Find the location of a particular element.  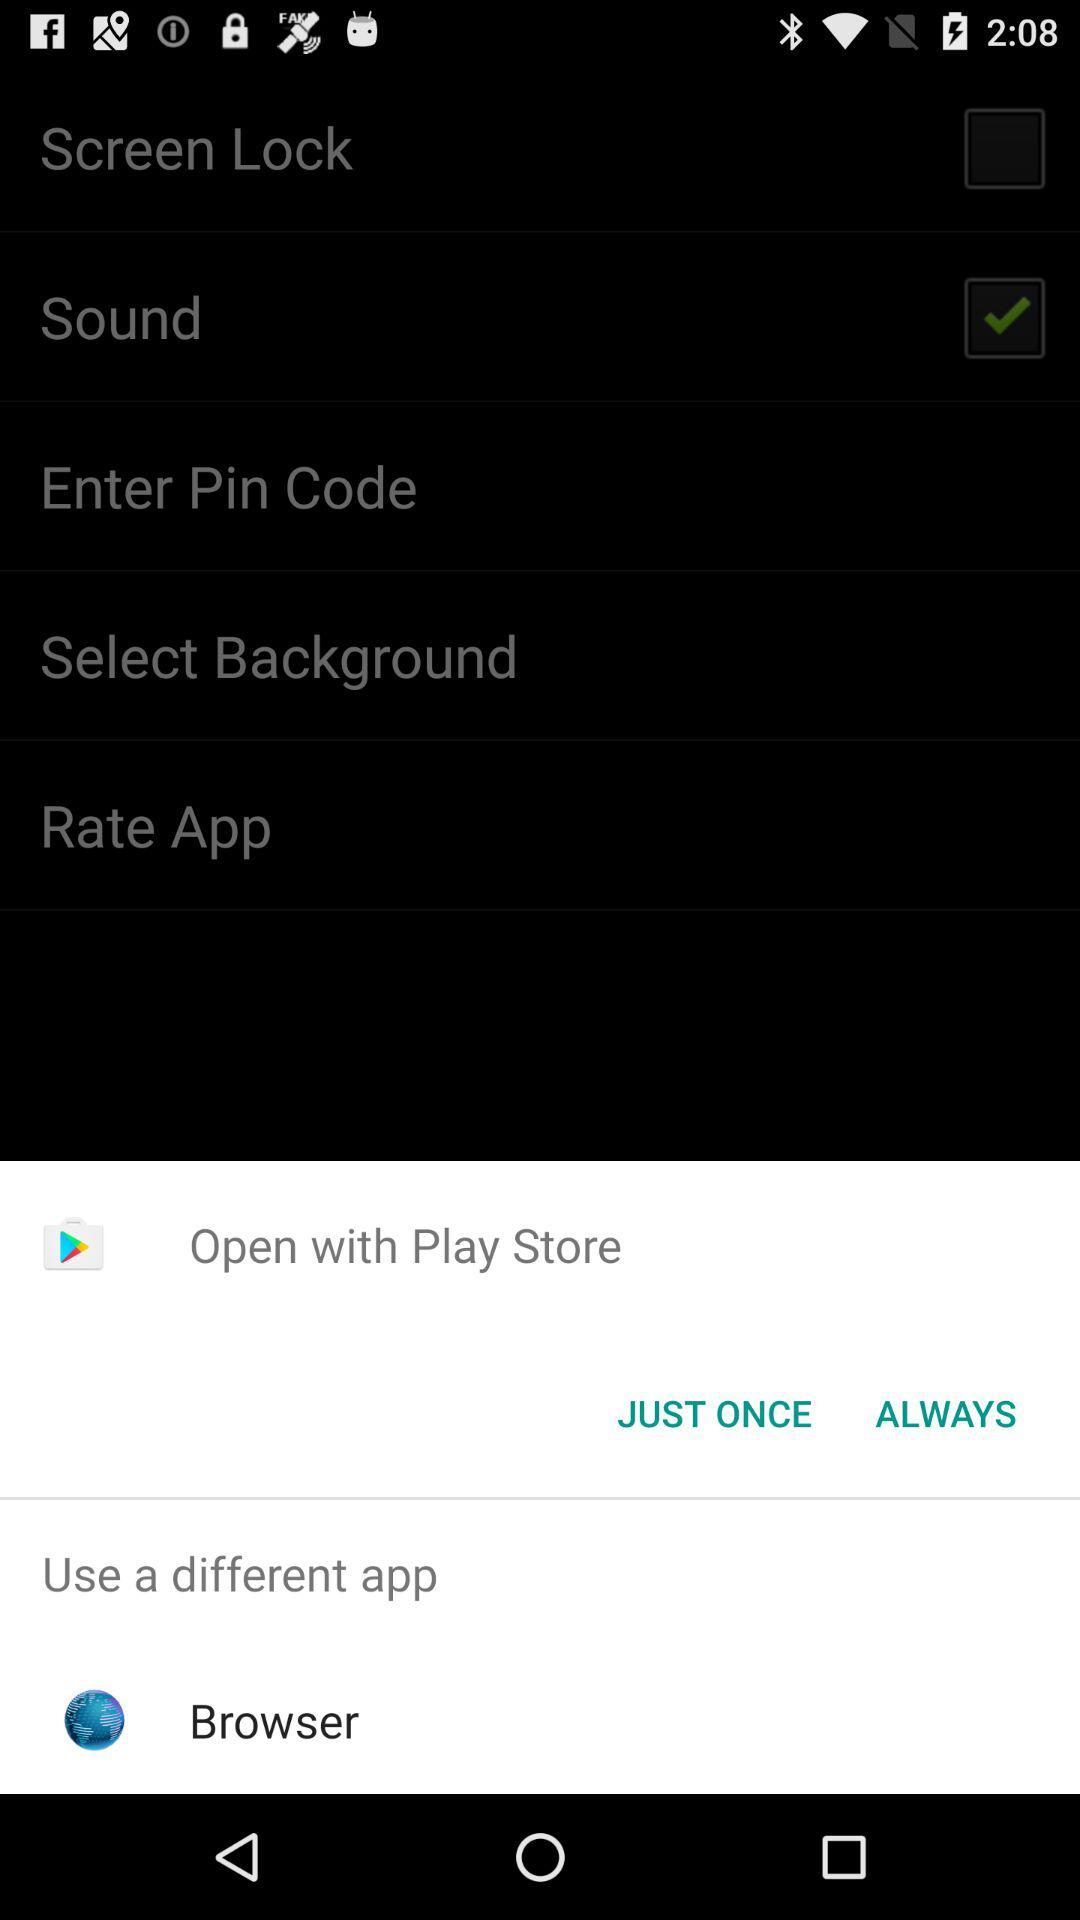

the always button is located at coordinates (945, 1411).